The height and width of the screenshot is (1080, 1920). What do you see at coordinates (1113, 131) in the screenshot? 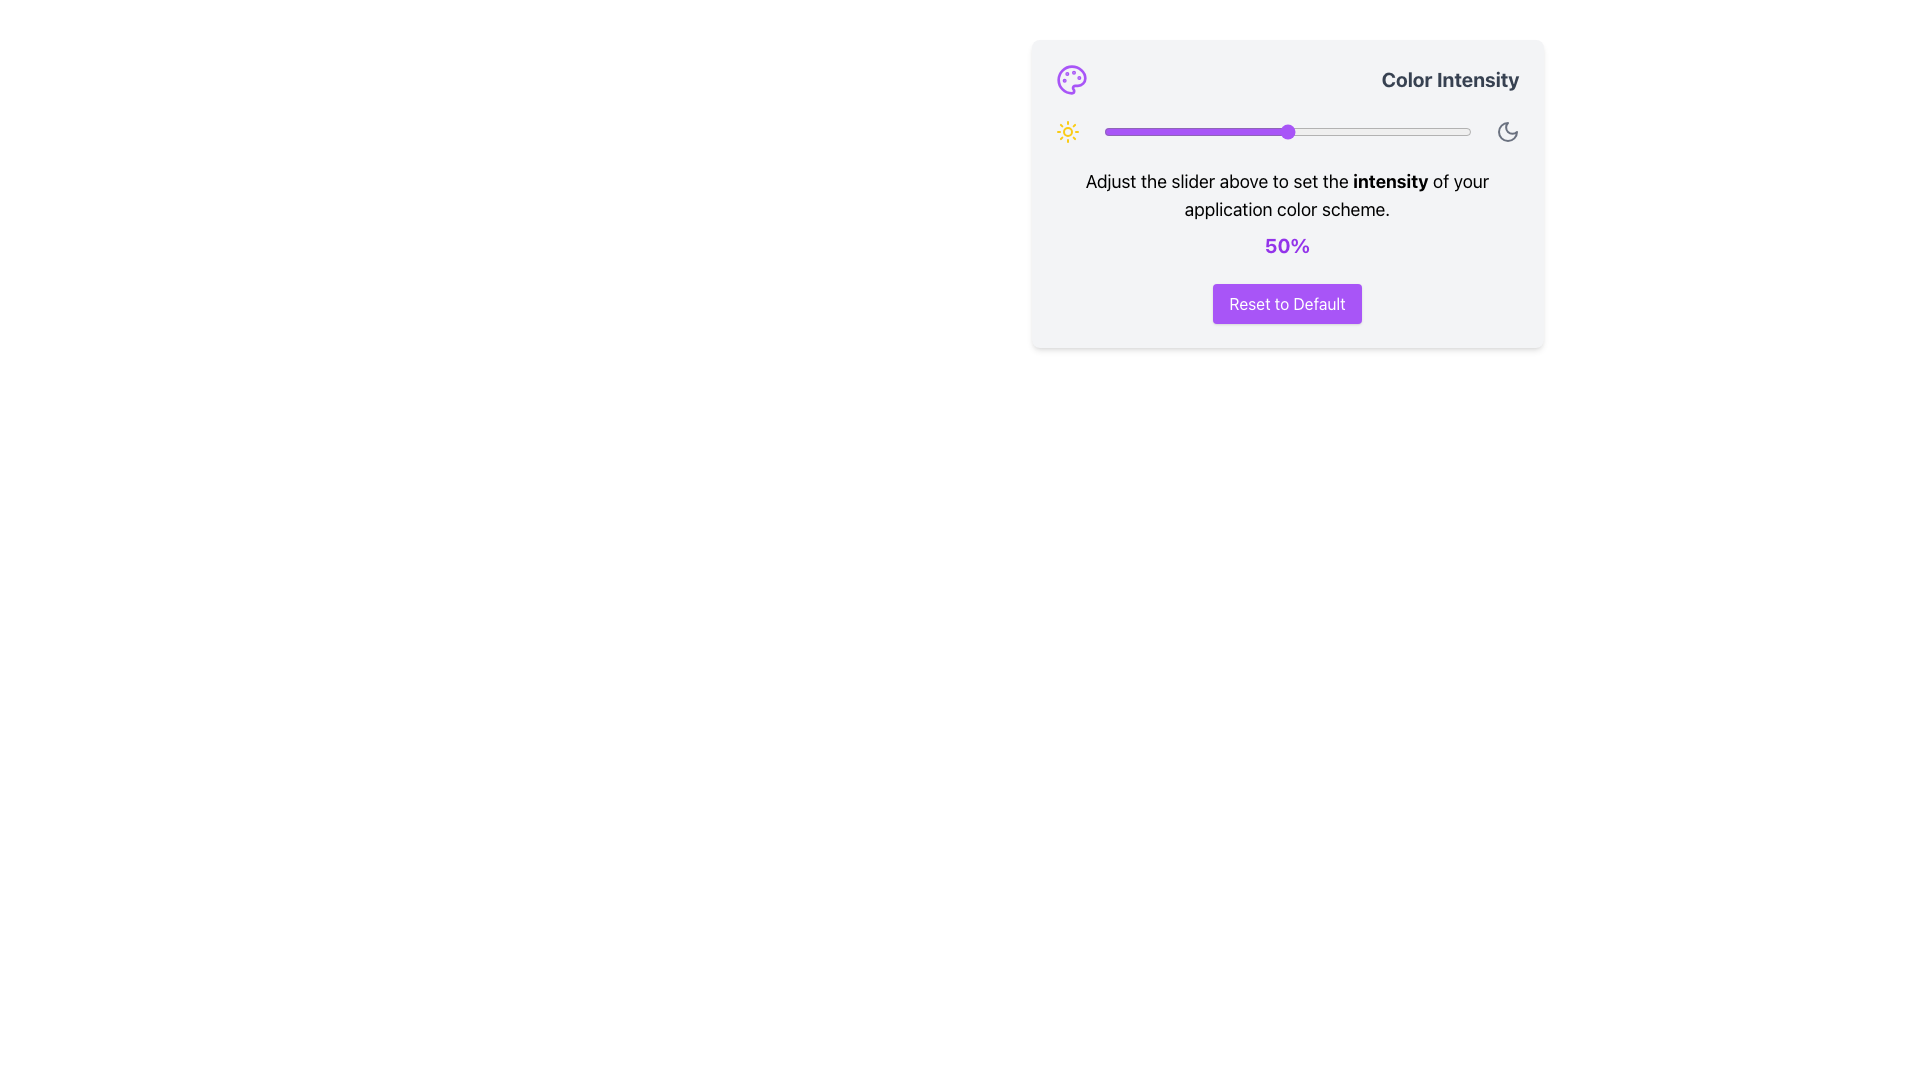
I see `the color intensity` at bounding box center [1113, 131].